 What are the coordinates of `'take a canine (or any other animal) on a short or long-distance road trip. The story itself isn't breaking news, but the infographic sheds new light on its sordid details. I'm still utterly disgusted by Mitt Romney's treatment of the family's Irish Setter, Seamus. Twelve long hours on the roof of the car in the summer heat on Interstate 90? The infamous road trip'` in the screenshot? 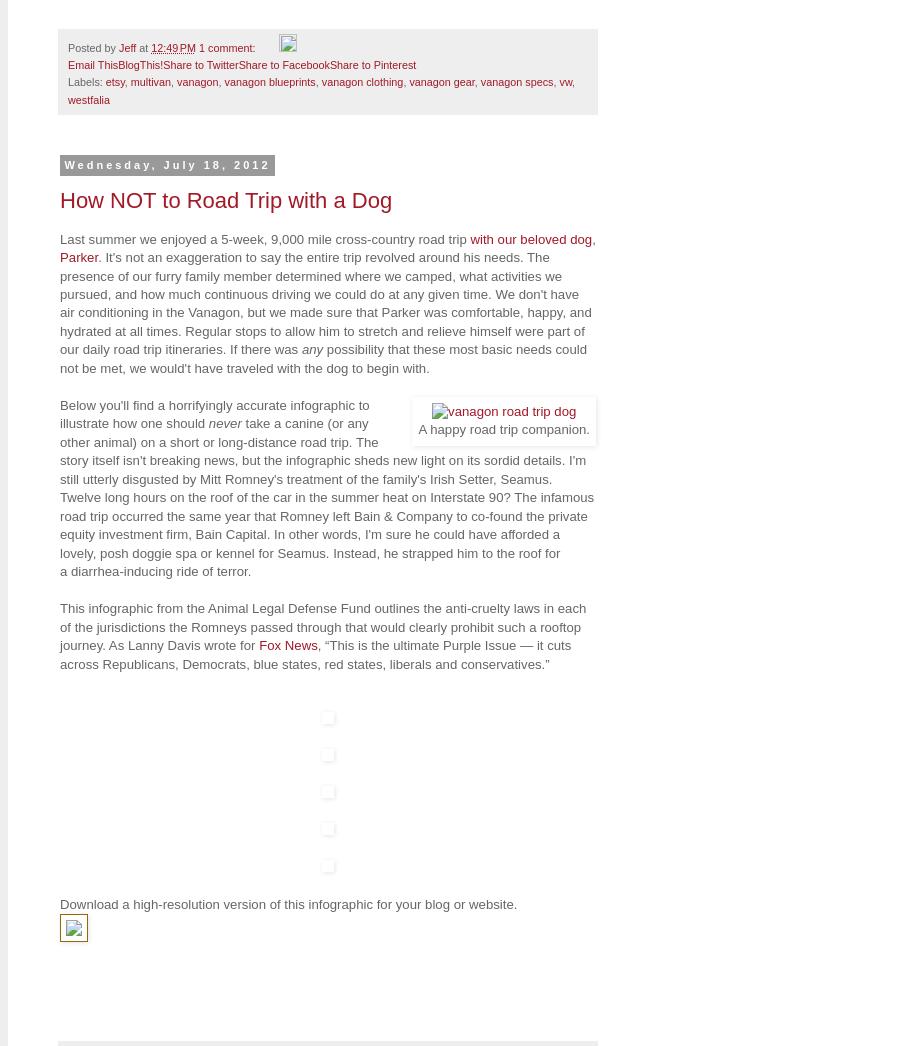 It's located at (325, 468).